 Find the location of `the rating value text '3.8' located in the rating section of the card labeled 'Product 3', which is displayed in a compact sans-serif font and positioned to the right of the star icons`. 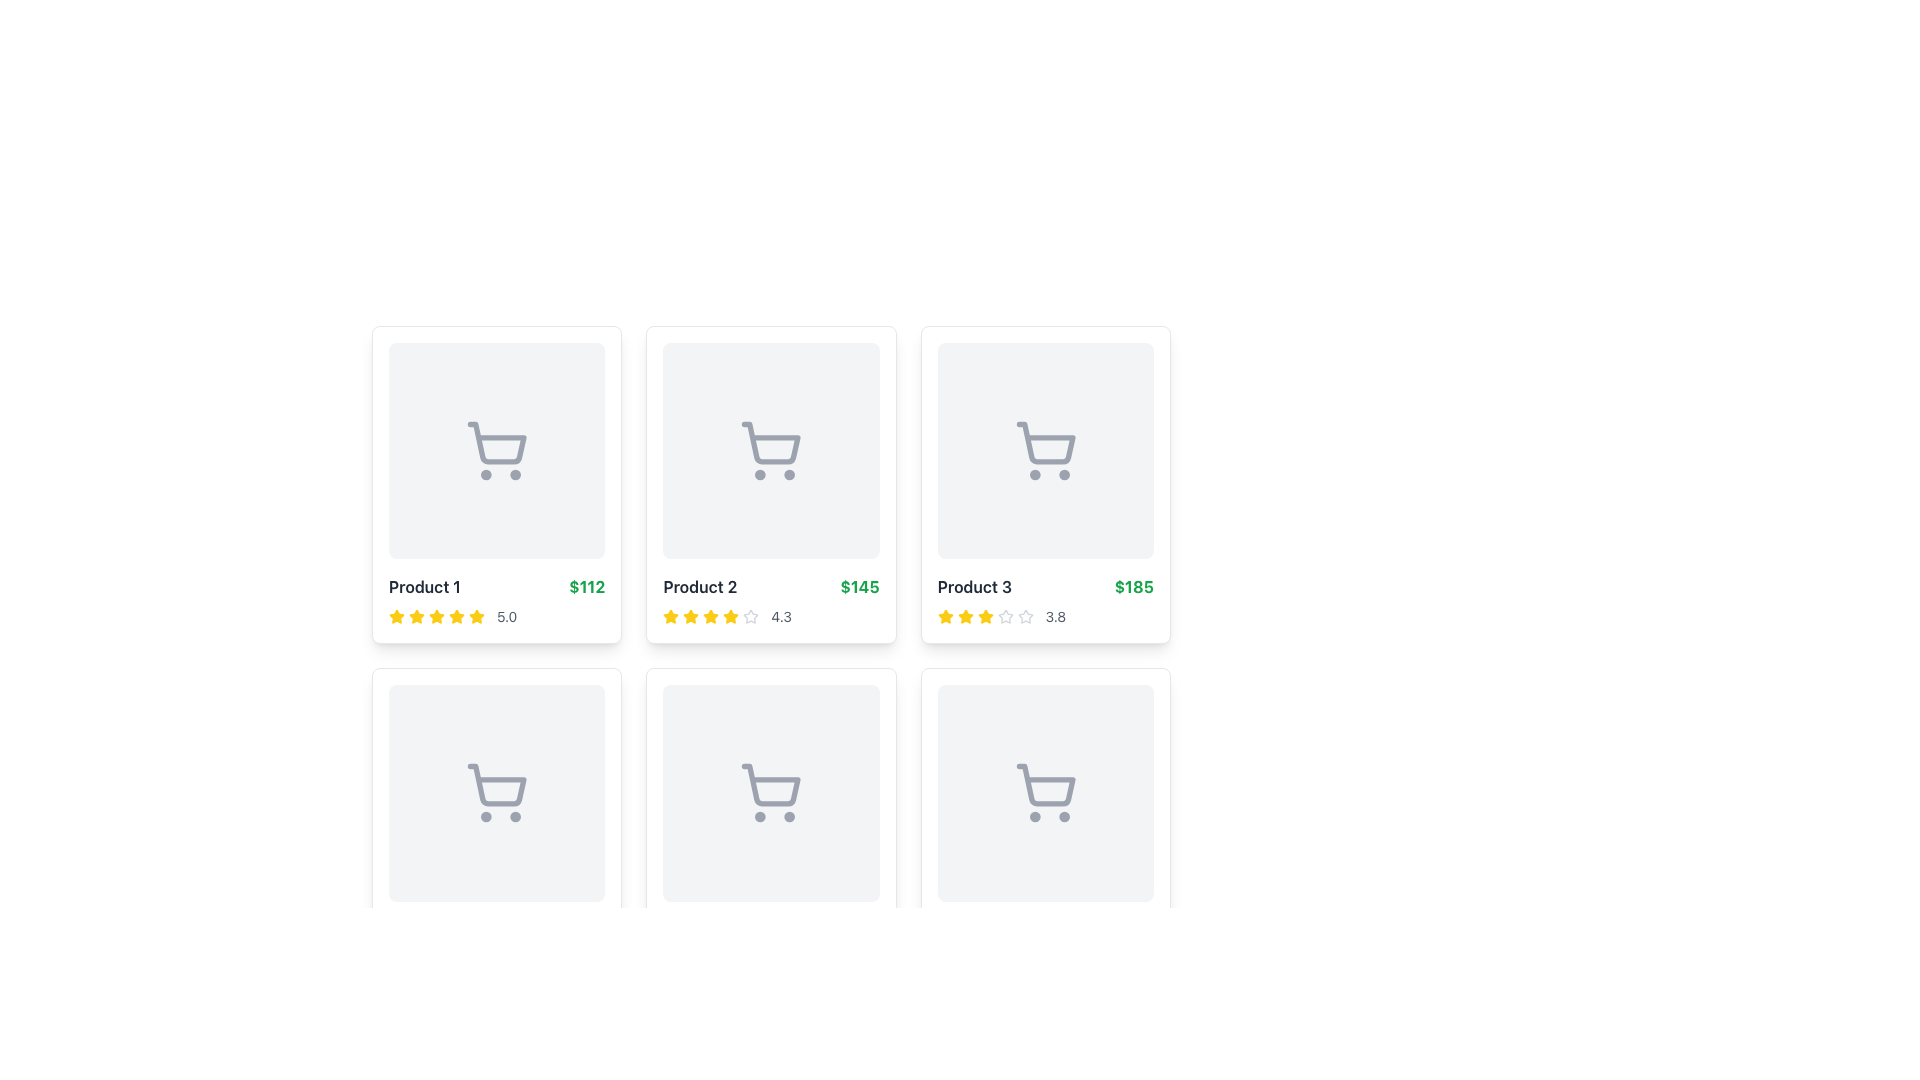

the rating value text '3.8' located in the rating section of the card labeled 'Product 3', which is displayed in a compact sans-serif font and positioned to the right of the star icons is located at coordinates (1054, 616).